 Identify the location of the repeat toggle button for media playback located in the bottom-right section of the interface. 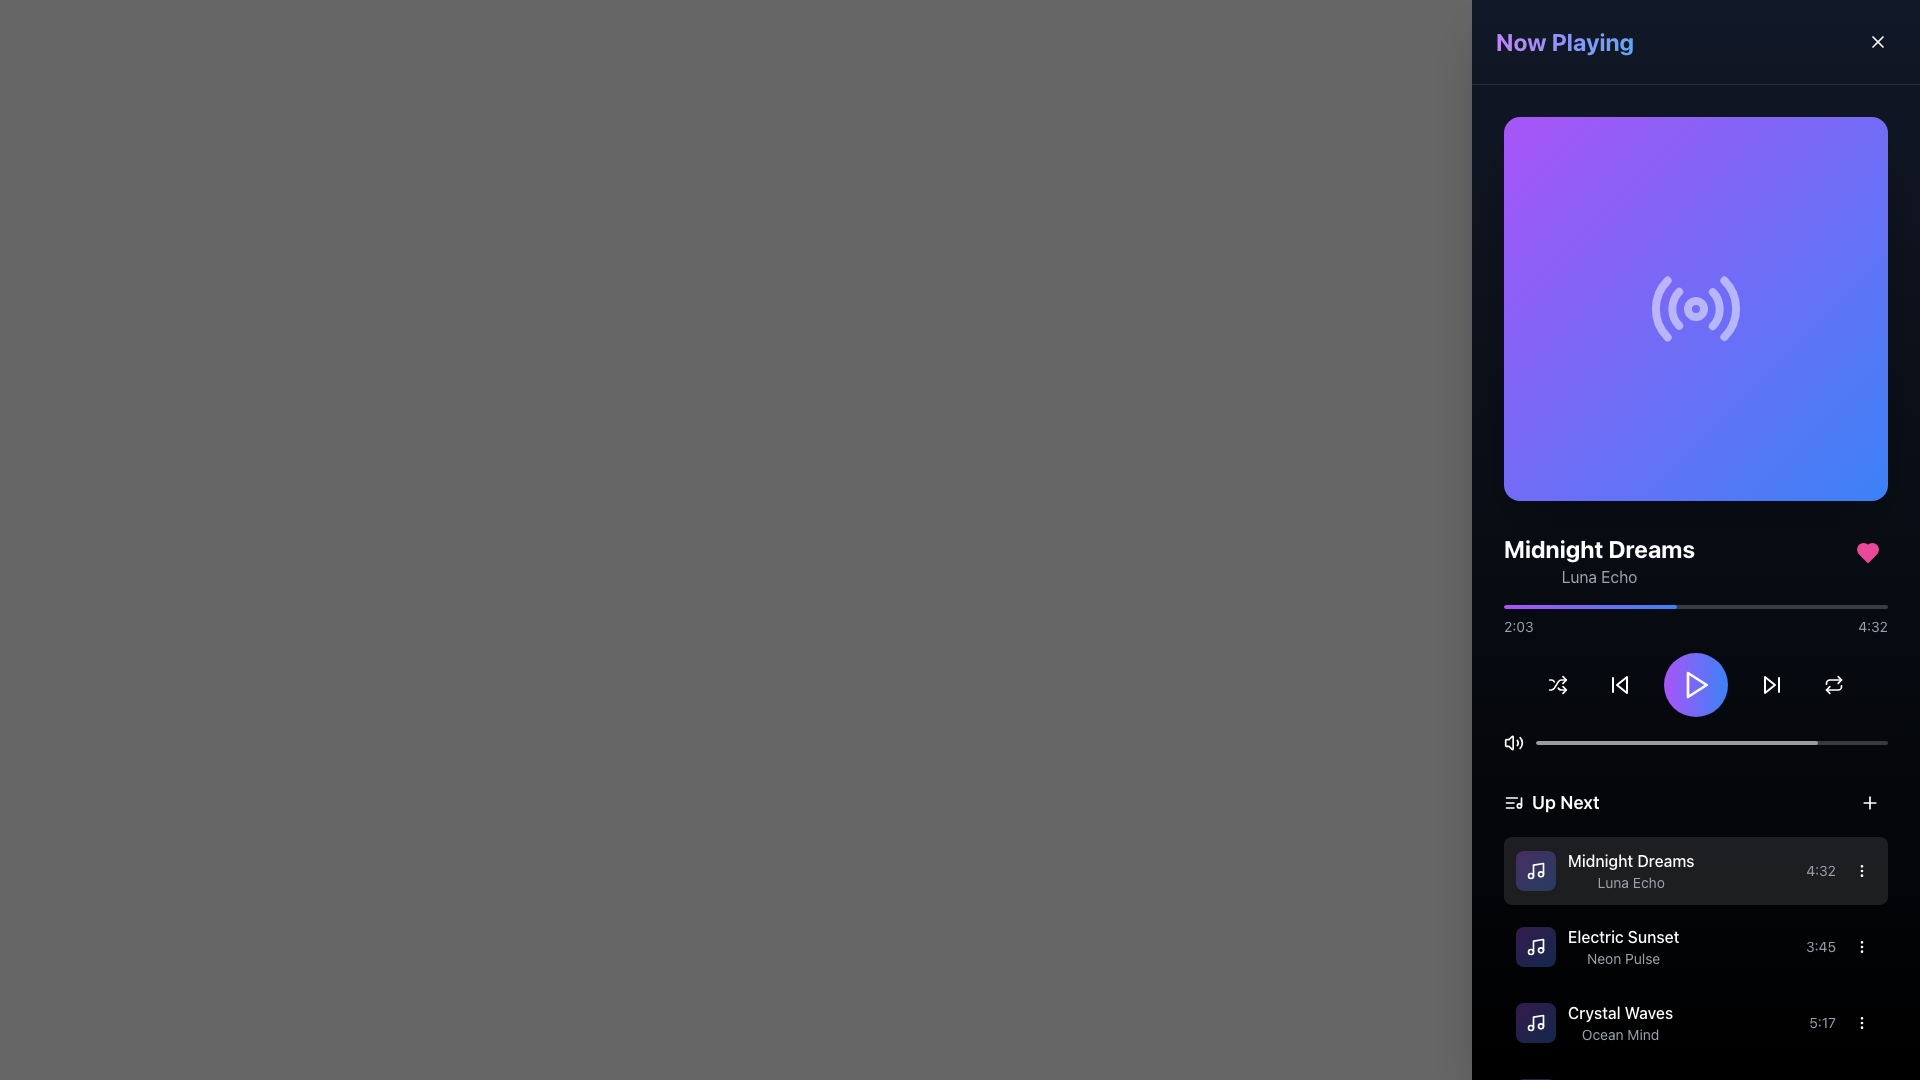
(1833, 684).